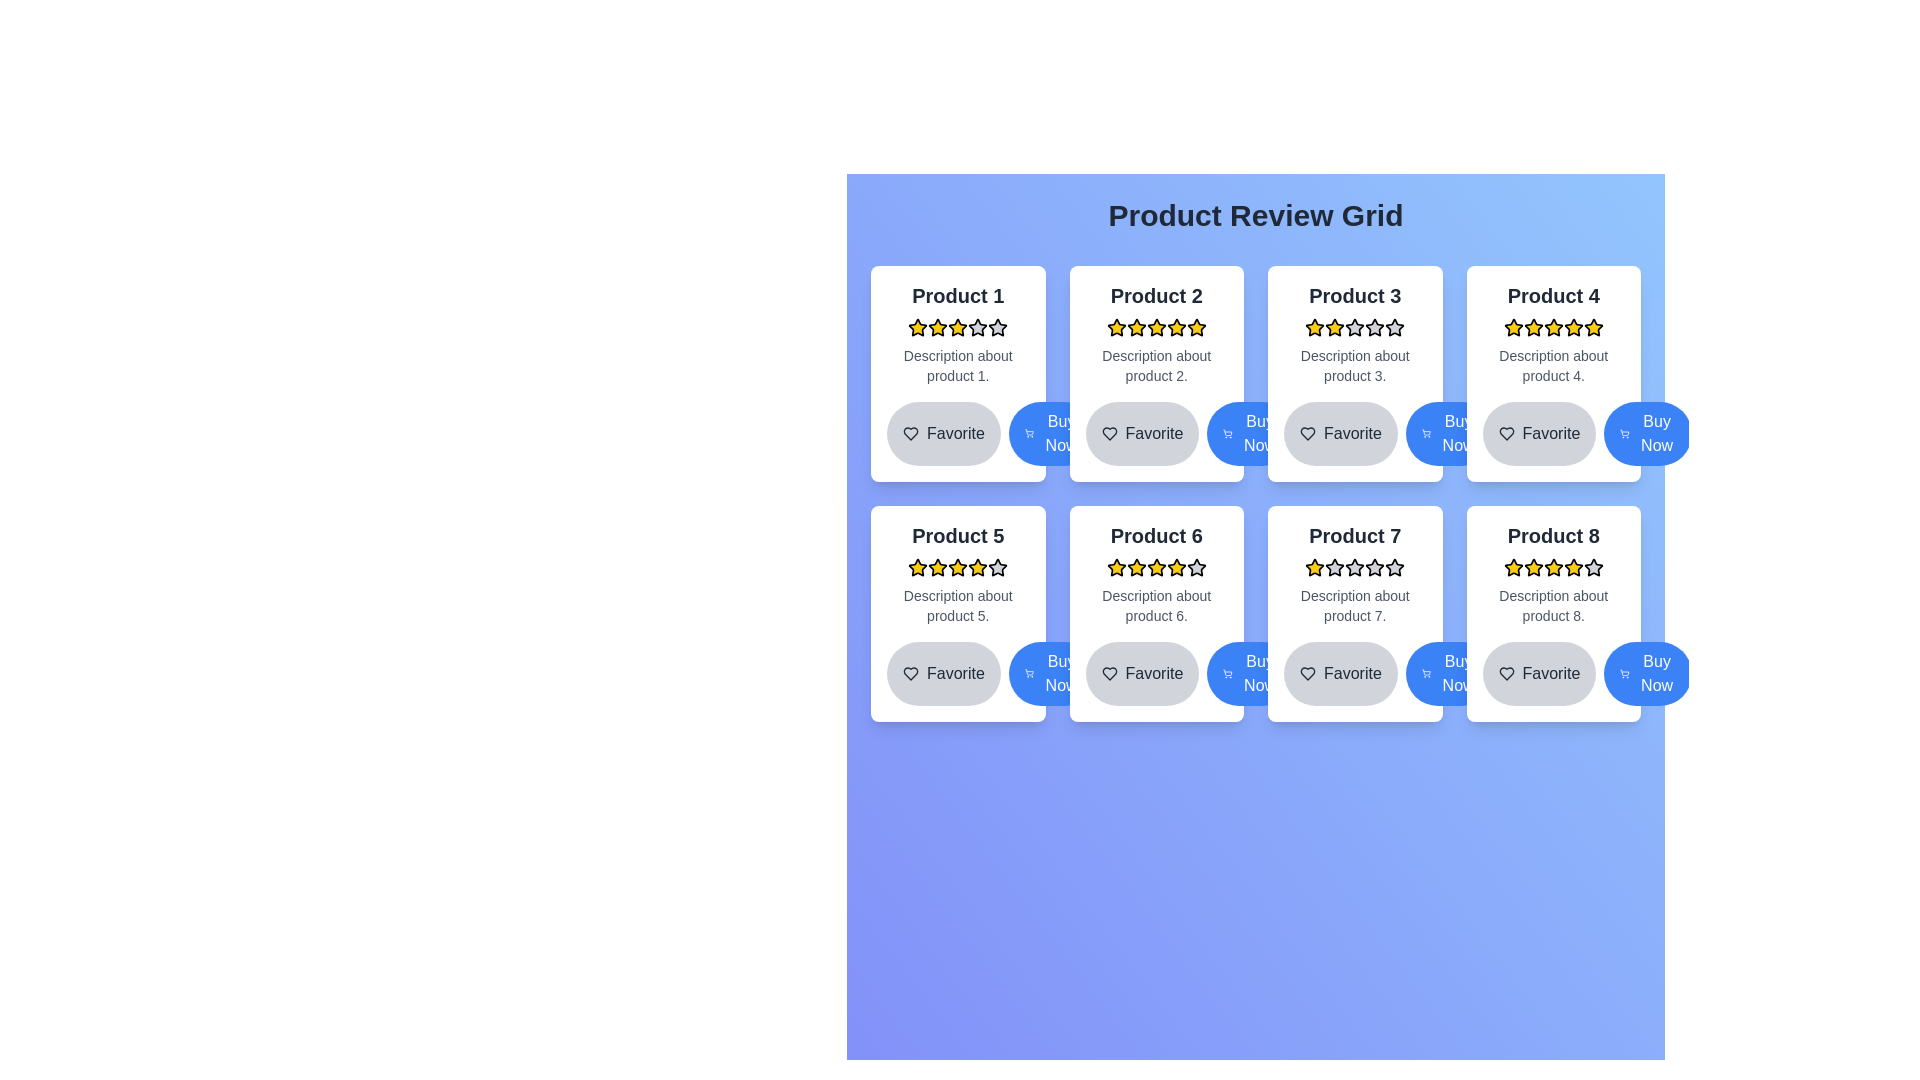  Describe the element at coordinates (1506, 674) in the screenshot. I see `the 'Favorite' button icon located in the 'Product 8' card slot at the bottom-right corner of the grid, which visually represents the ability to mark the associated item as a favorite` at that location.